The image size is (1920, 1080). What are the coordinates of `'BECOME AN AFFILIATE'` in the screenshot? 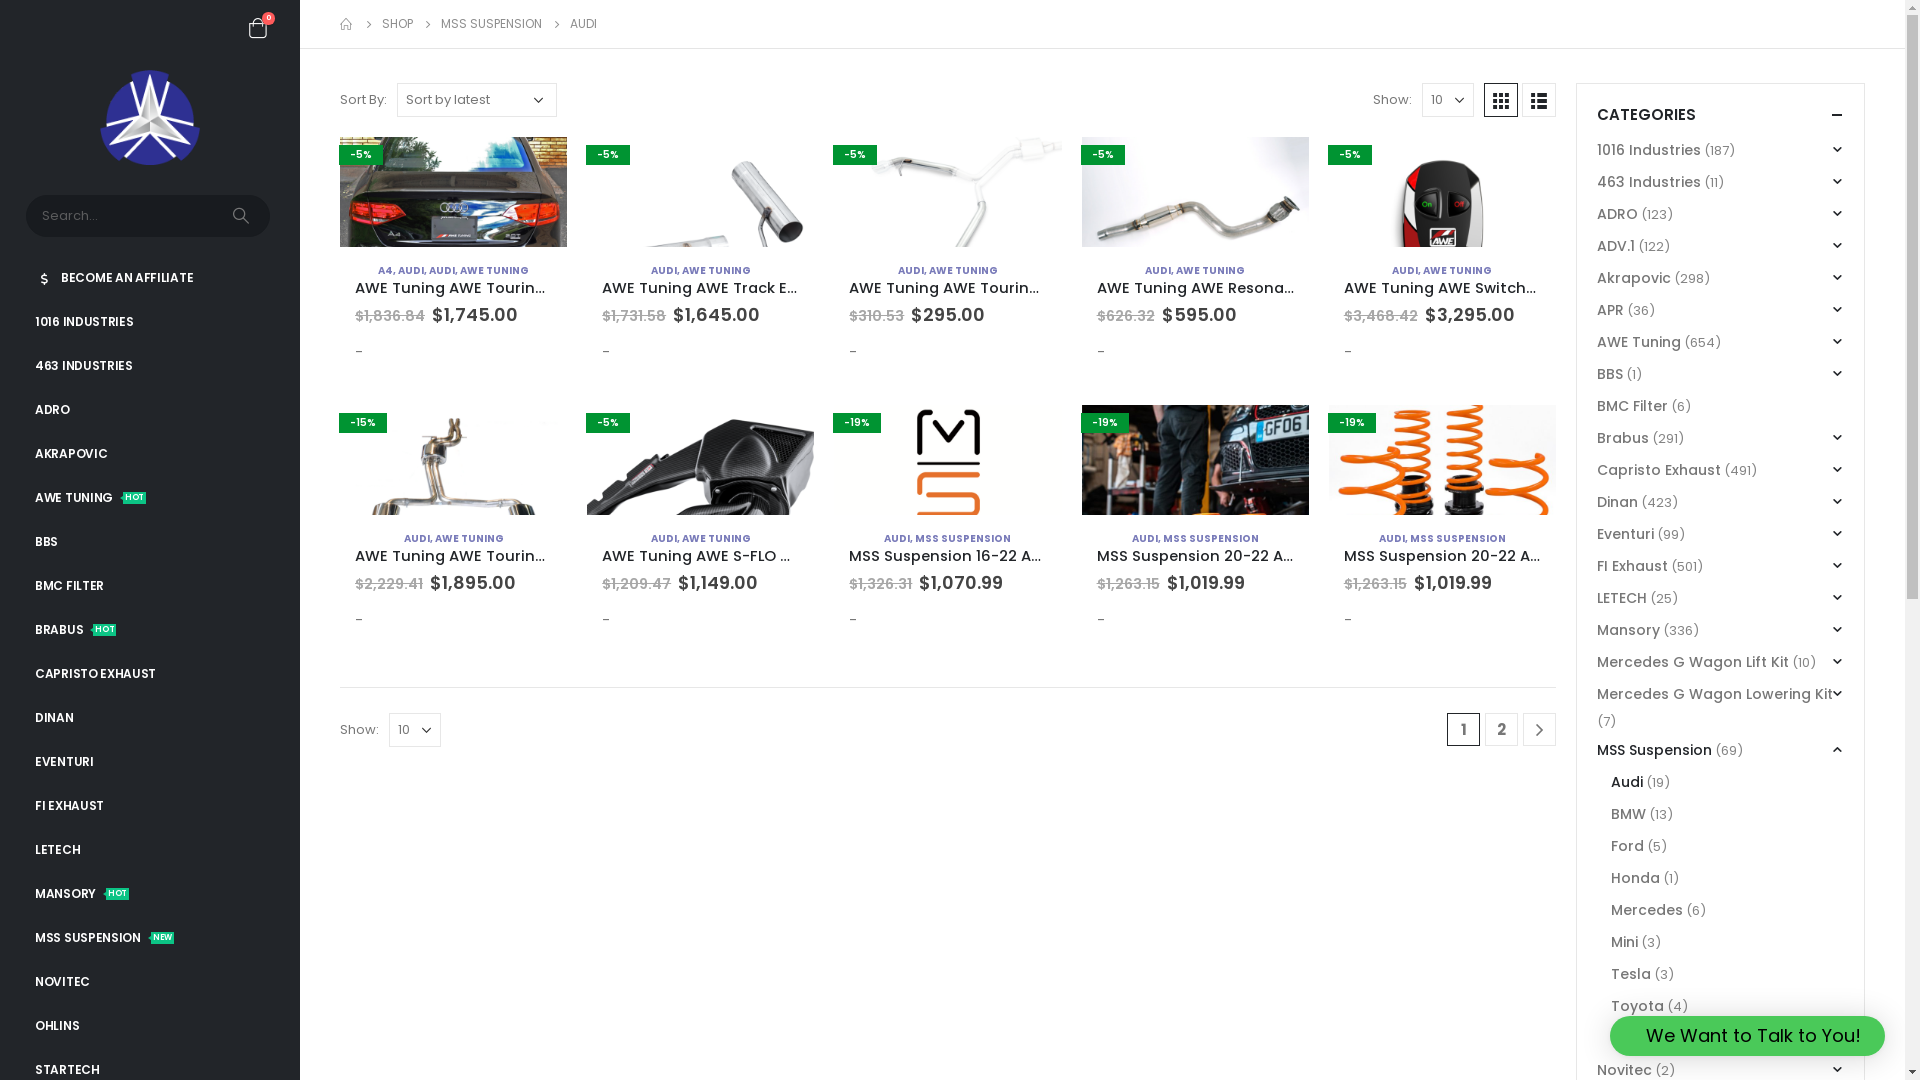 It's located at (29, 278).